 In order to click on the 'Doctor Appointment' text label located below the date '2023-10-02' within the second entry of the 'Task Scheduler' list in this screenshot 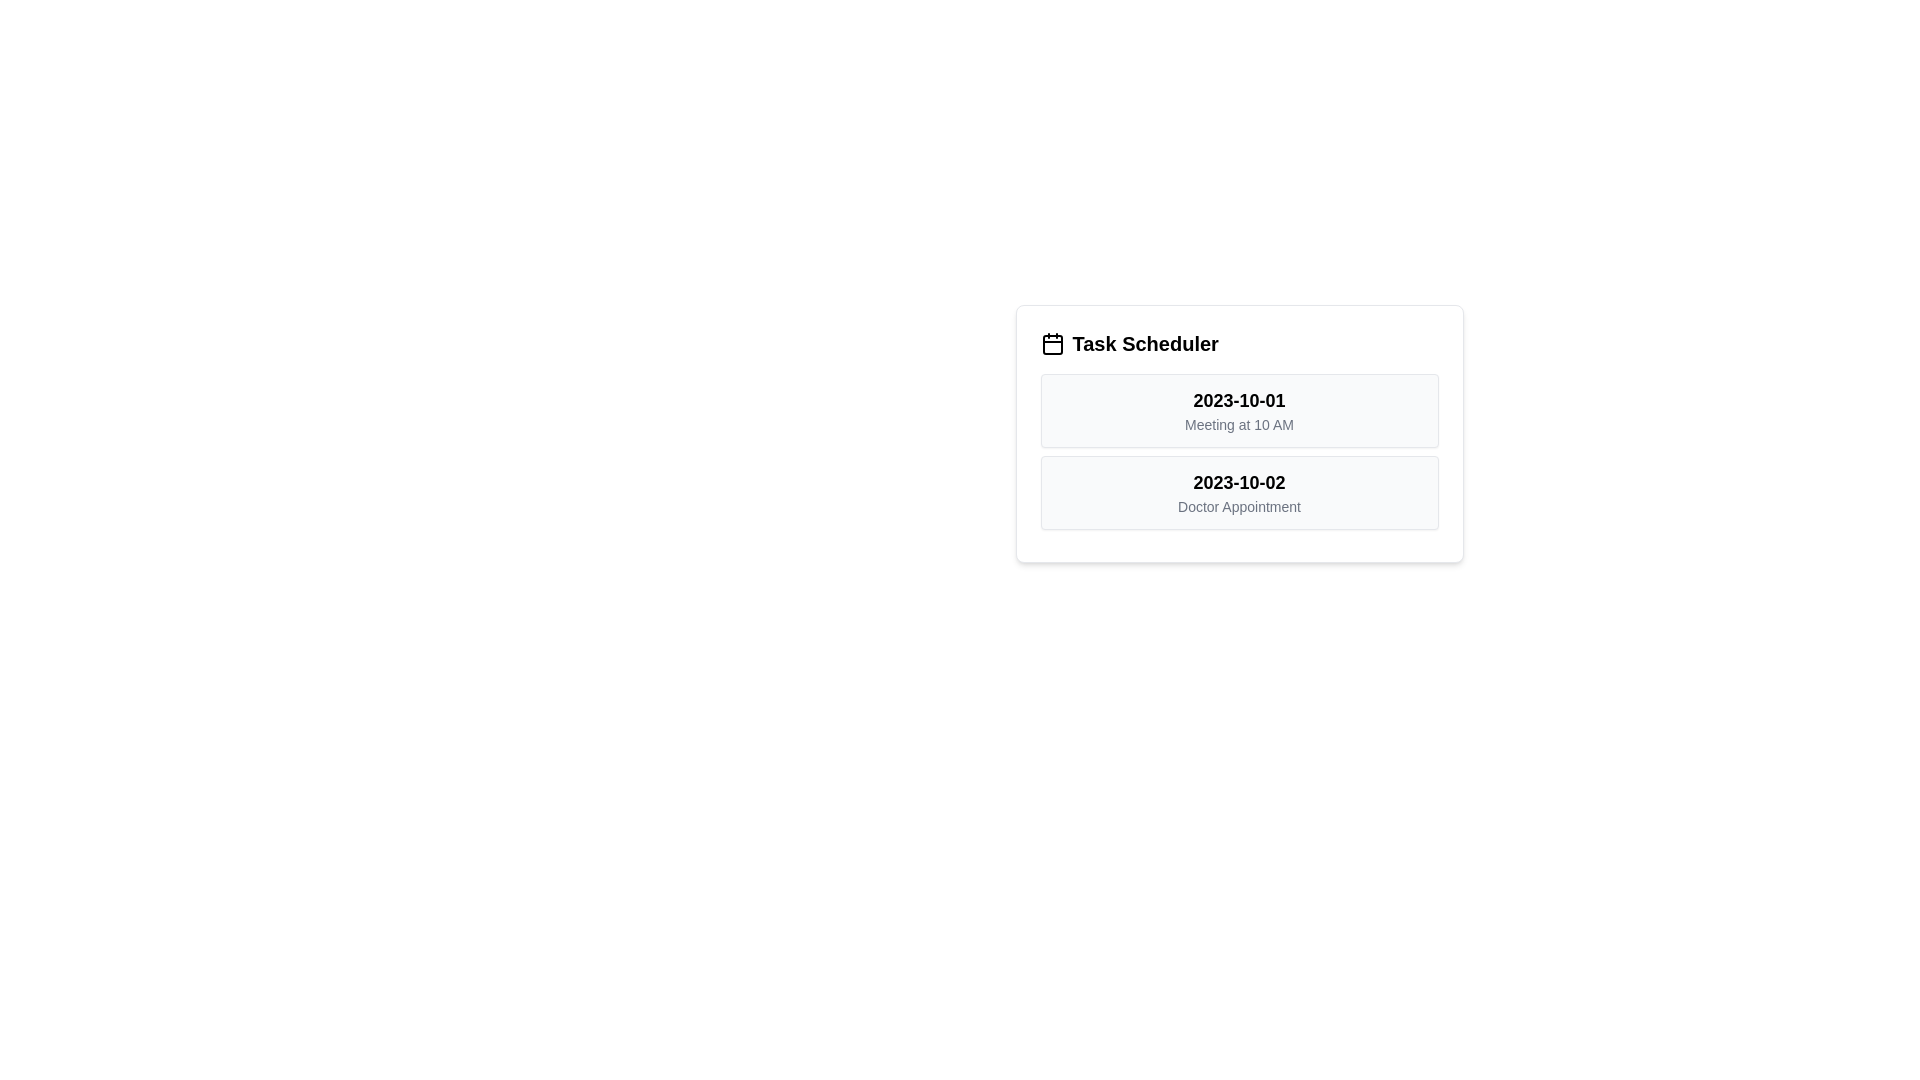, I will do `click(1238, 505)`.